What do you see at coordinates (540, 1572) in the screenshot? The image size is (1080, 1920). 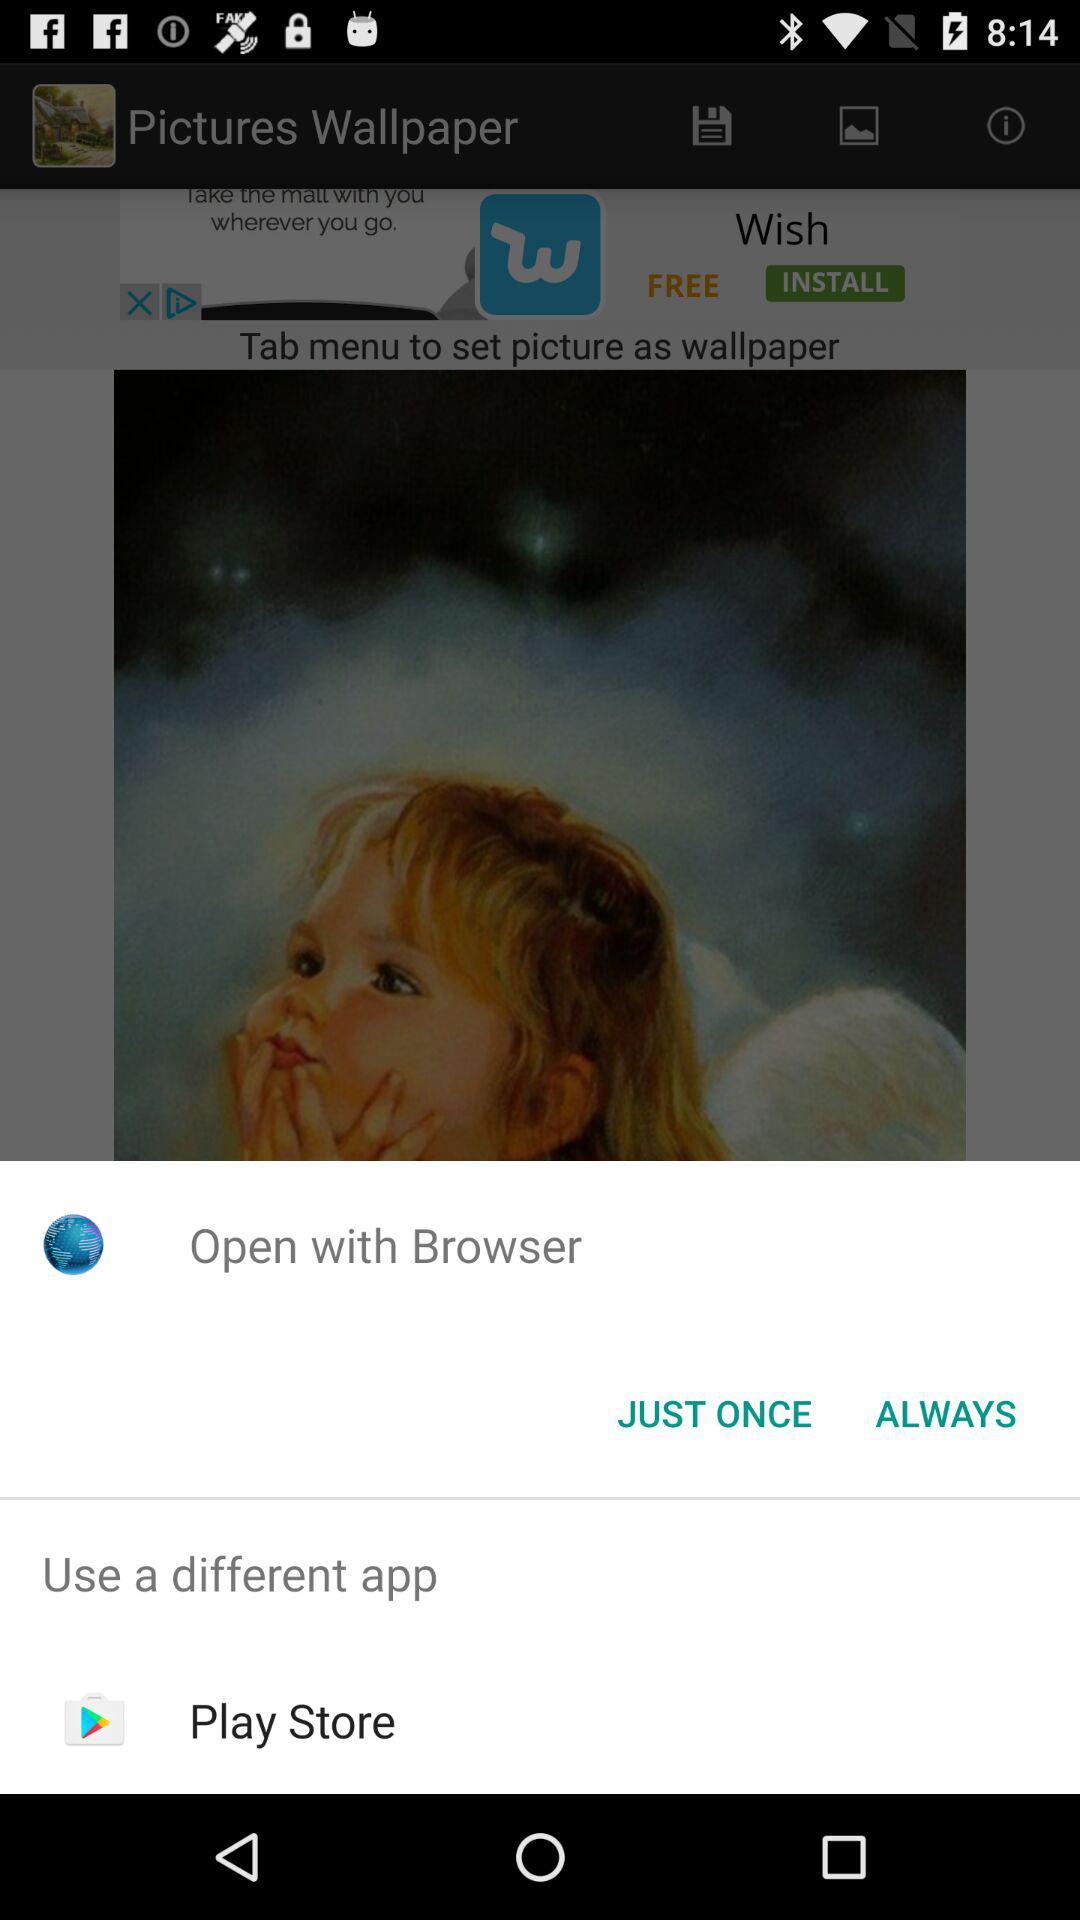 I see `use a different app` at bounding box center [540, 1572].